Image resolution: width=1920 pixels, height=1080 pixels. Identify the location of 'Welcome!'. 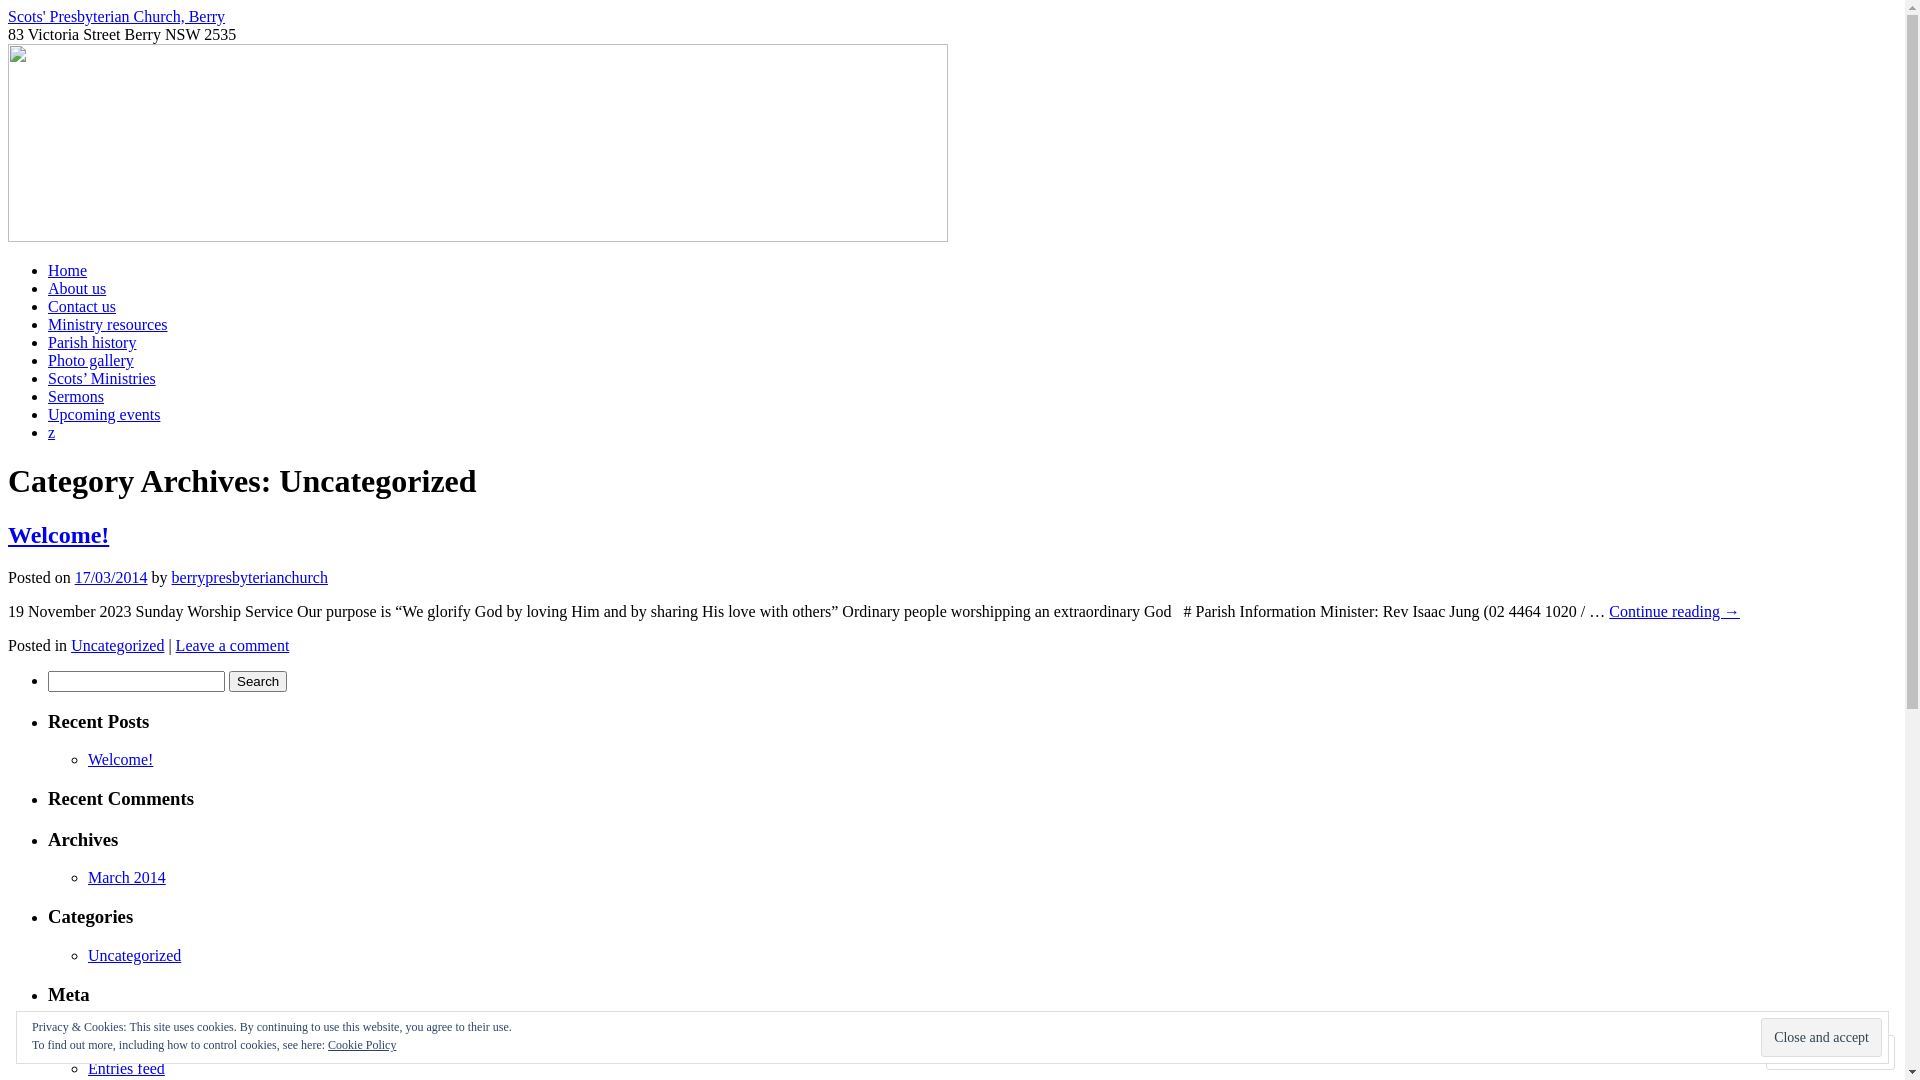
(119, 759).